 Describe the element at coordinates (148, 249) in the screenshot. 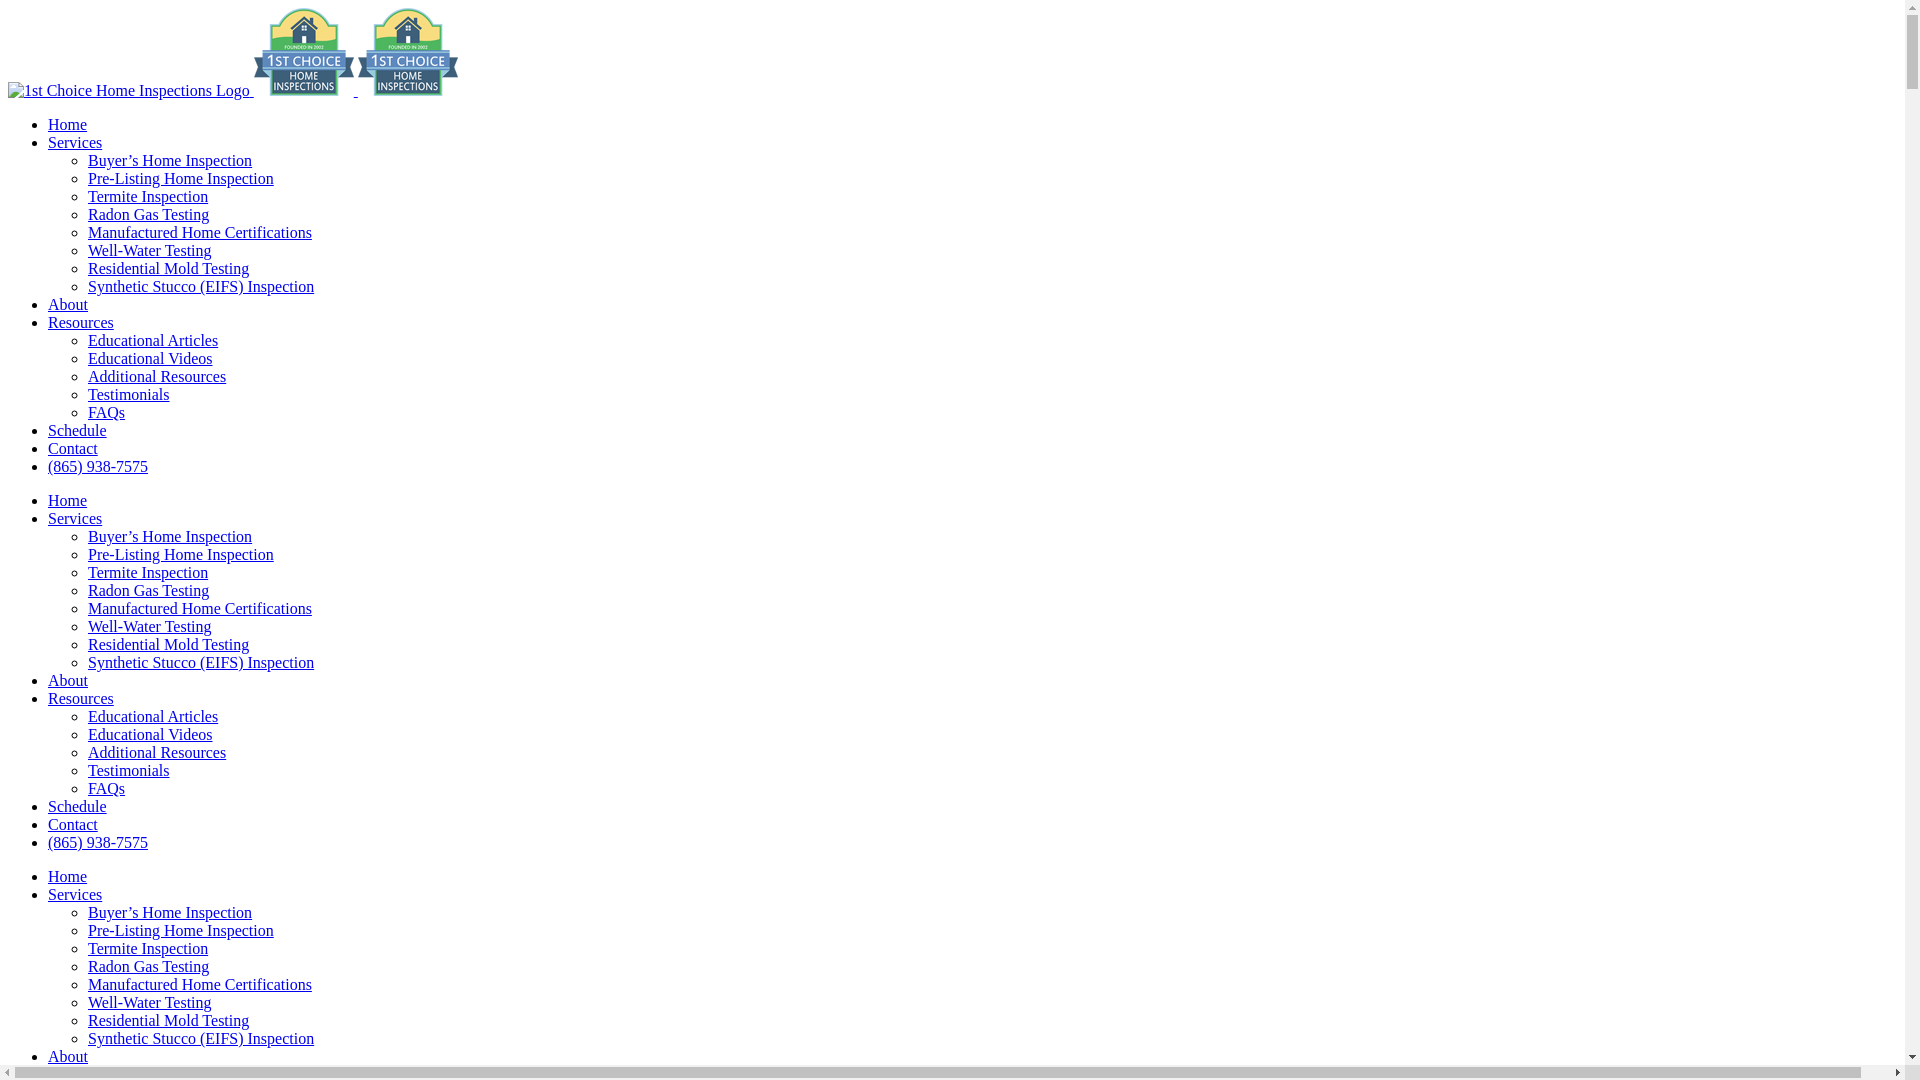

I see `'Well-Water Testing'` at that location.